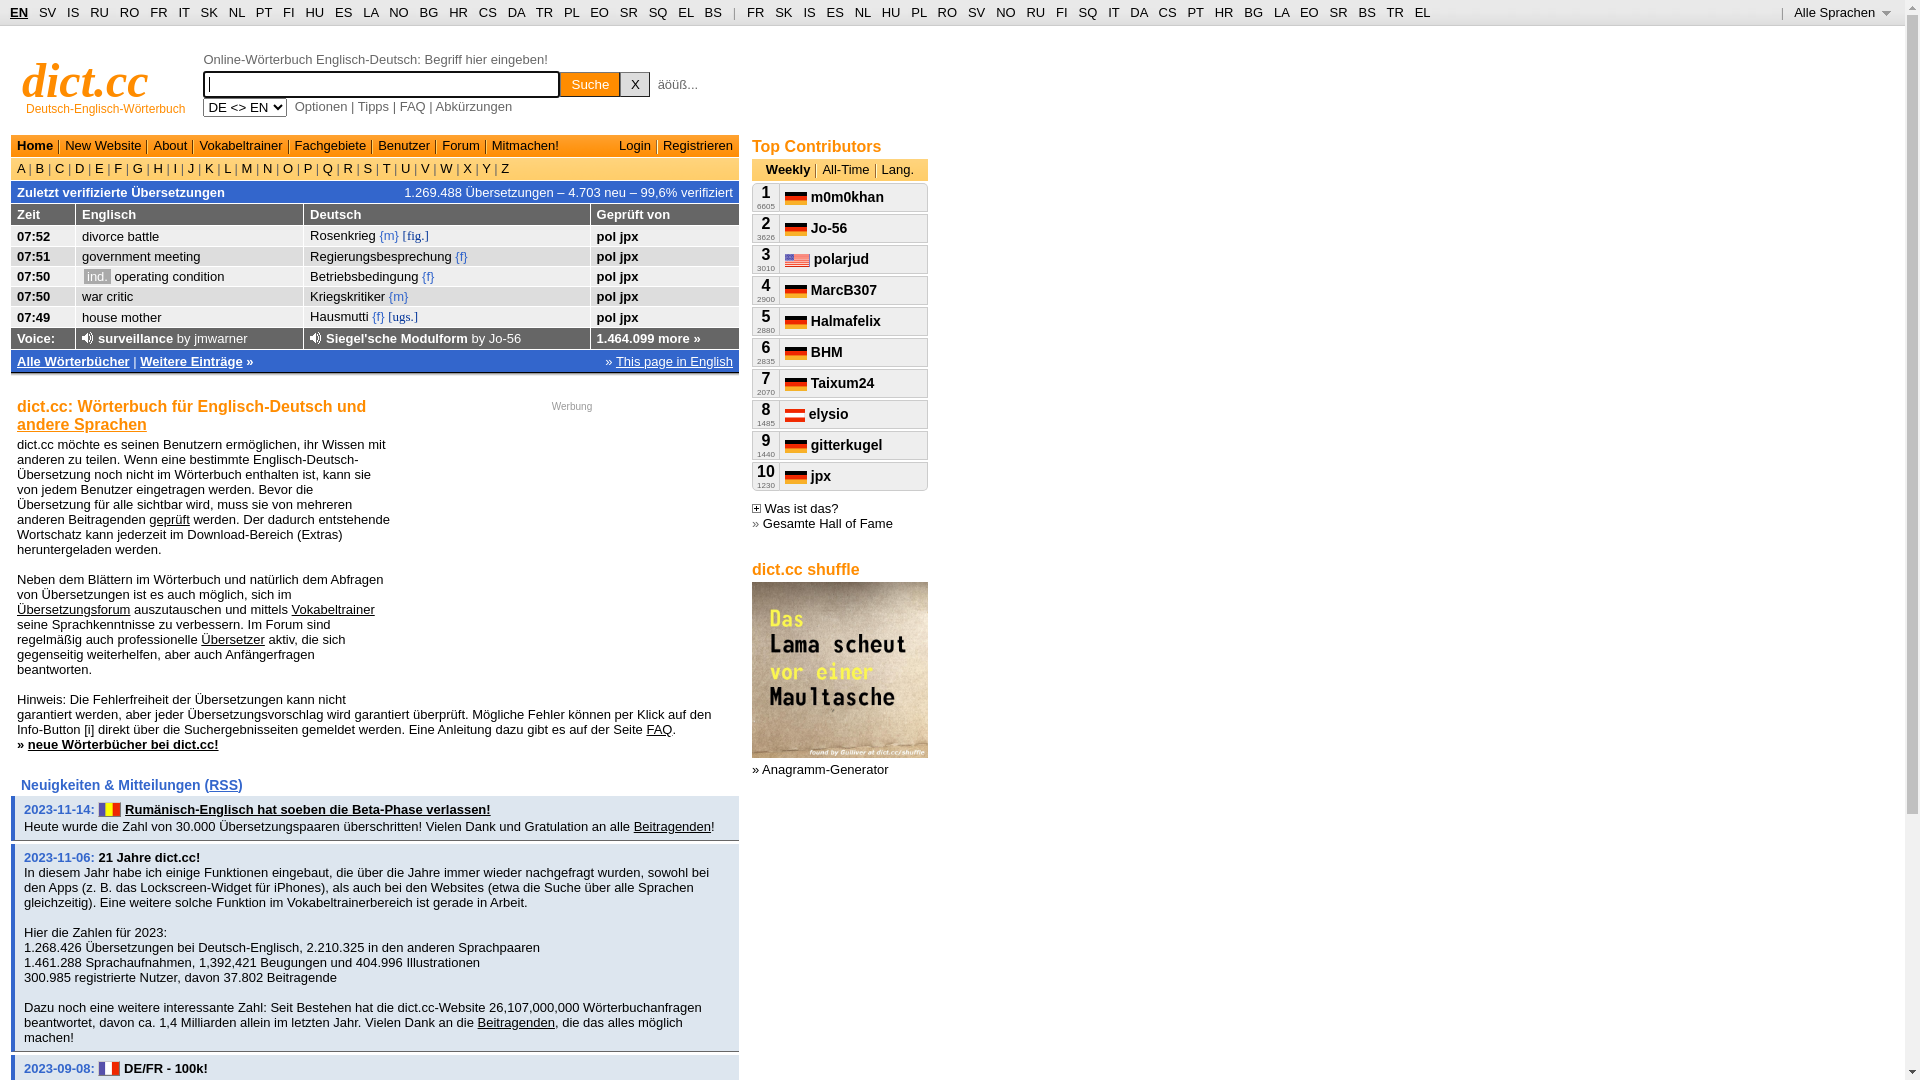 This screenshot has width=1920, height=1080. I want to click on 'jpx', so click(628, 296).